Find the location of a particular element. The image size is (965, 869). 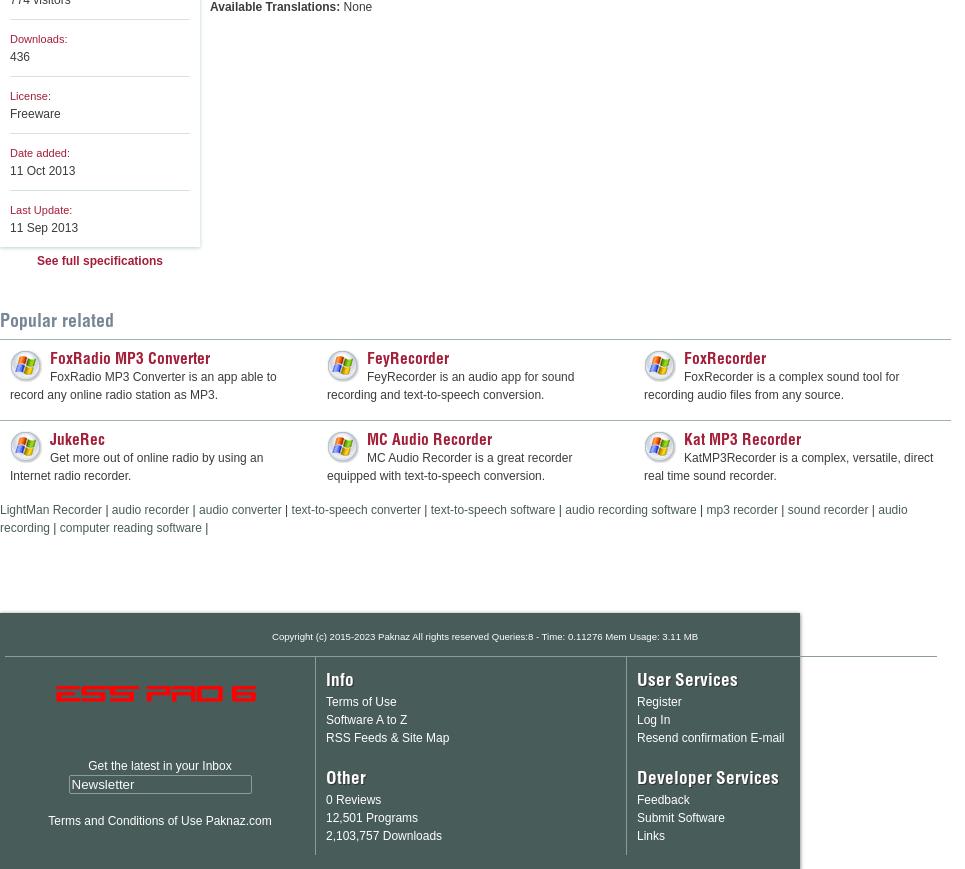

'computer reading software' is located at coordinates (129, 528).